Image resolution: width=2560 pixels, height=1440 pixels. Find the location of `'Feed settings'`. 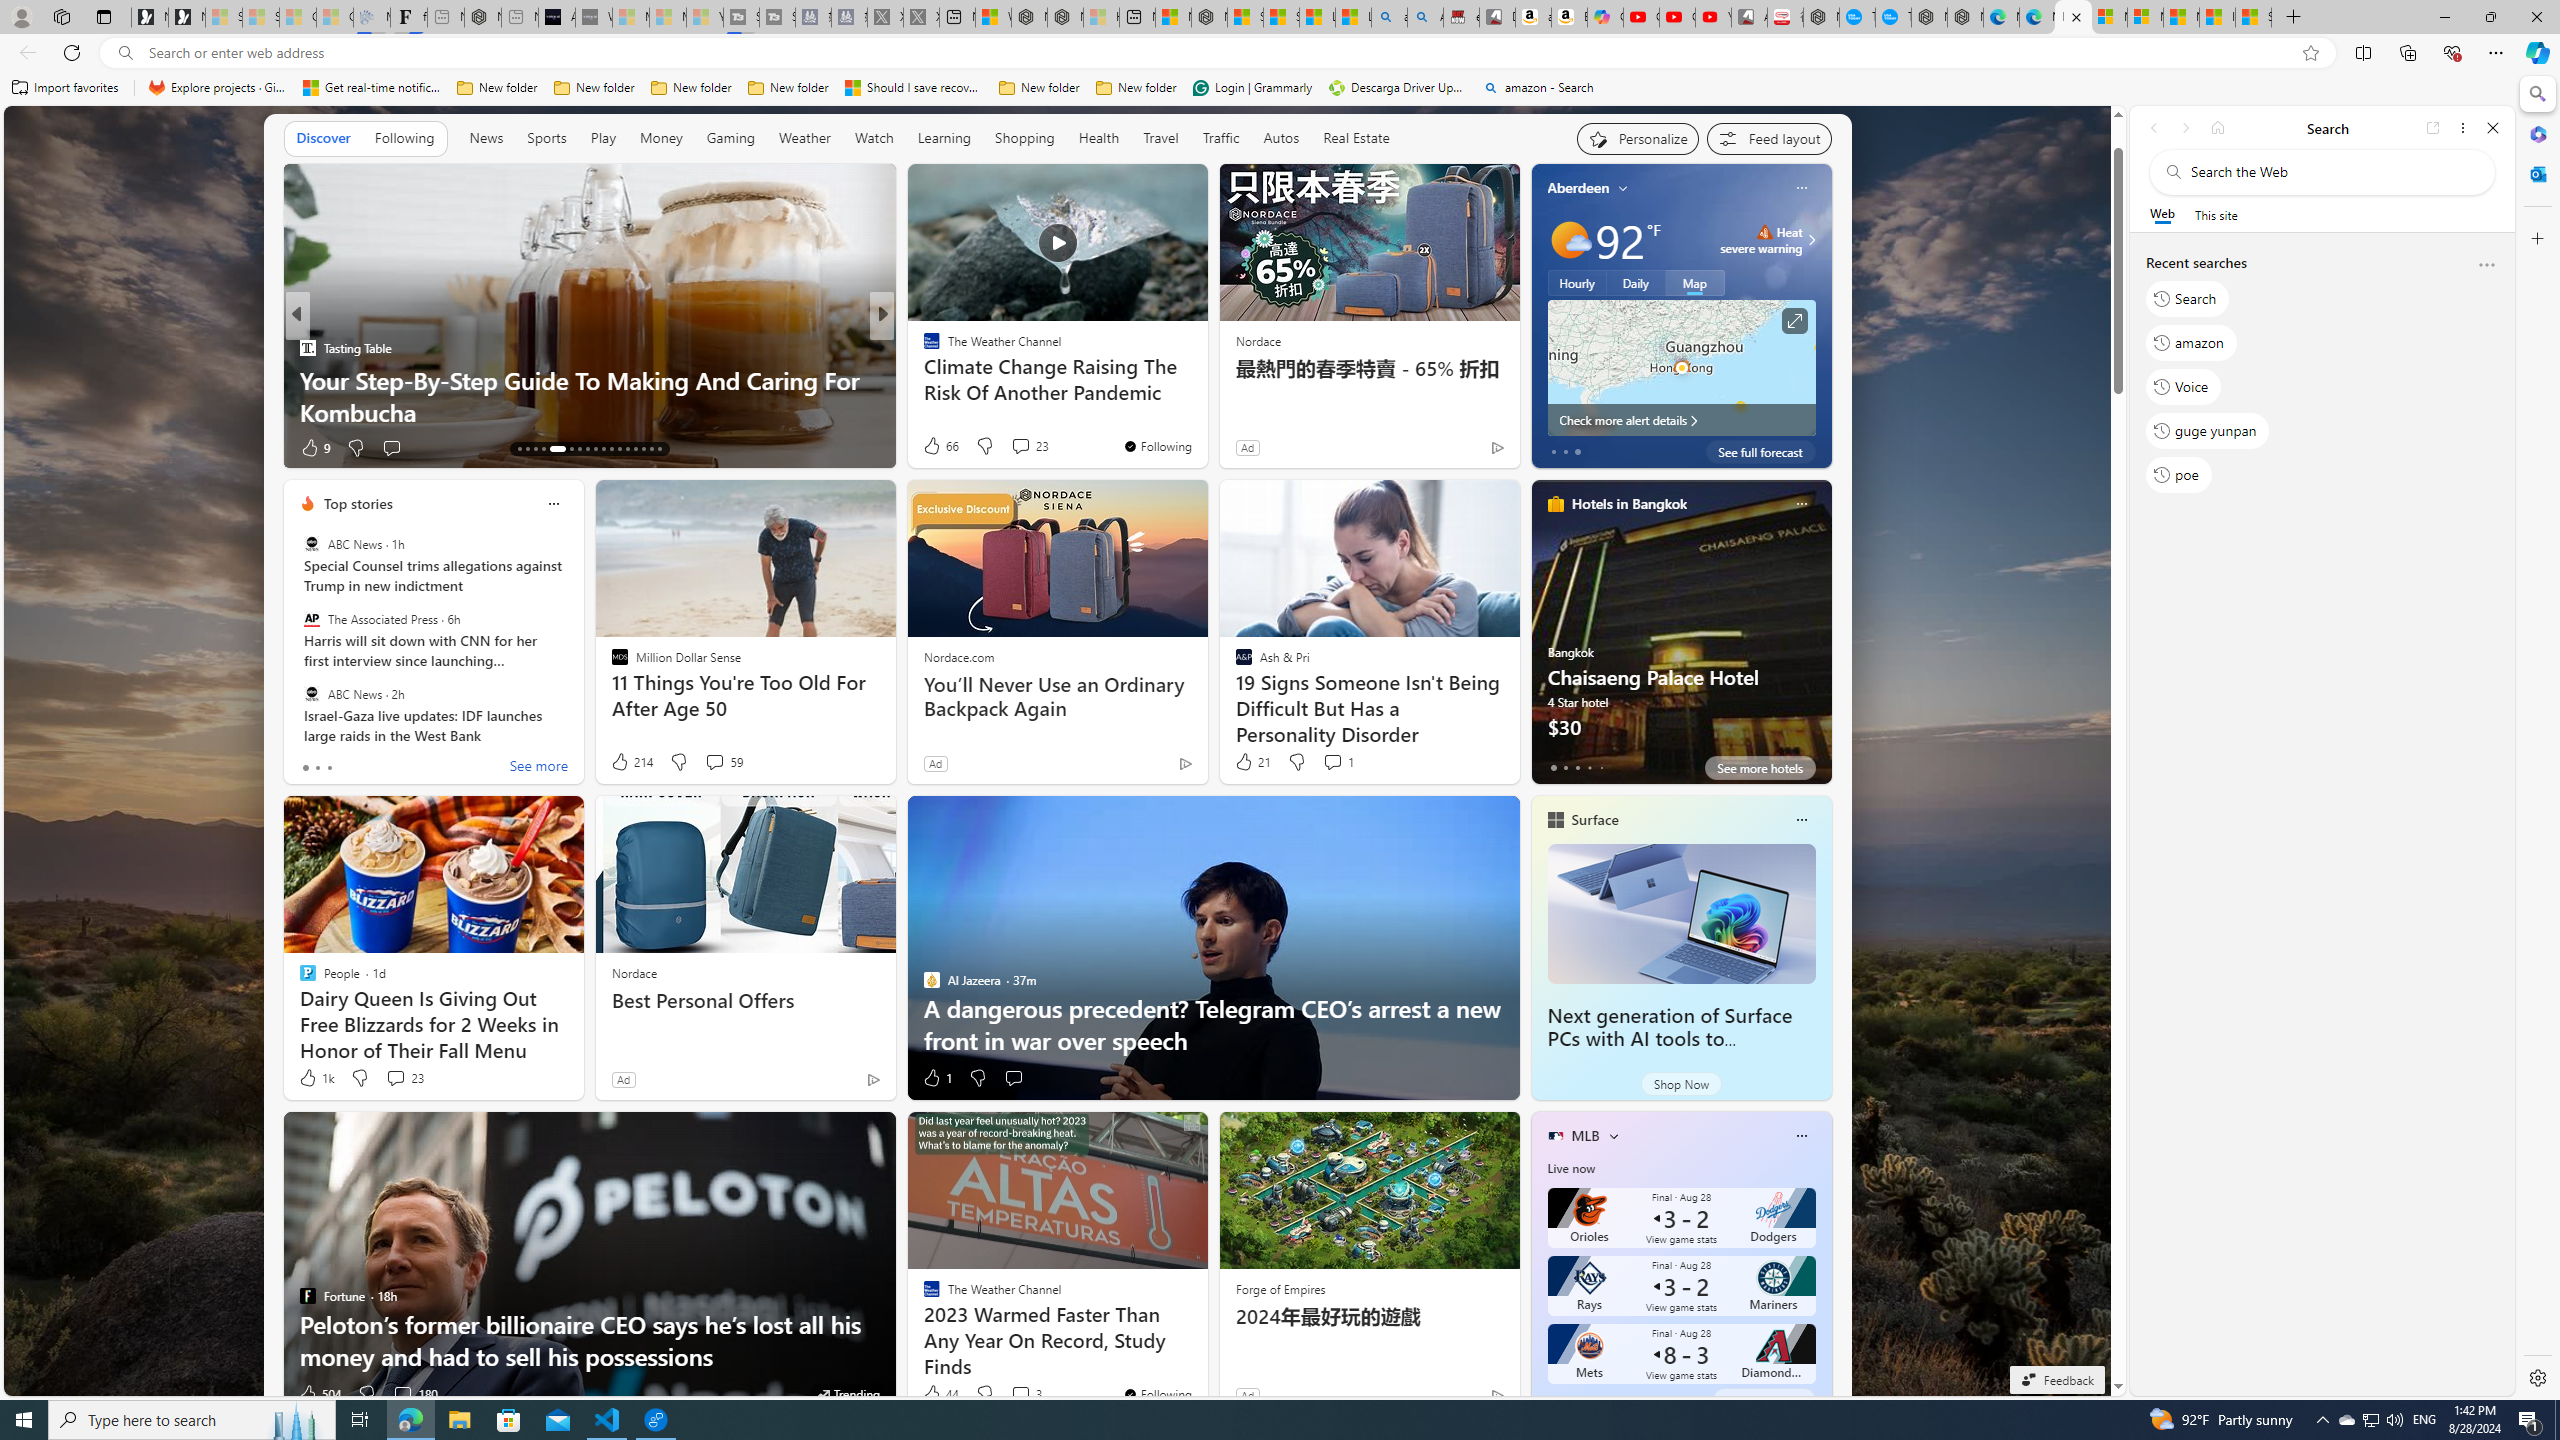

'Feed settings' is located at coordinates (1768, 137).